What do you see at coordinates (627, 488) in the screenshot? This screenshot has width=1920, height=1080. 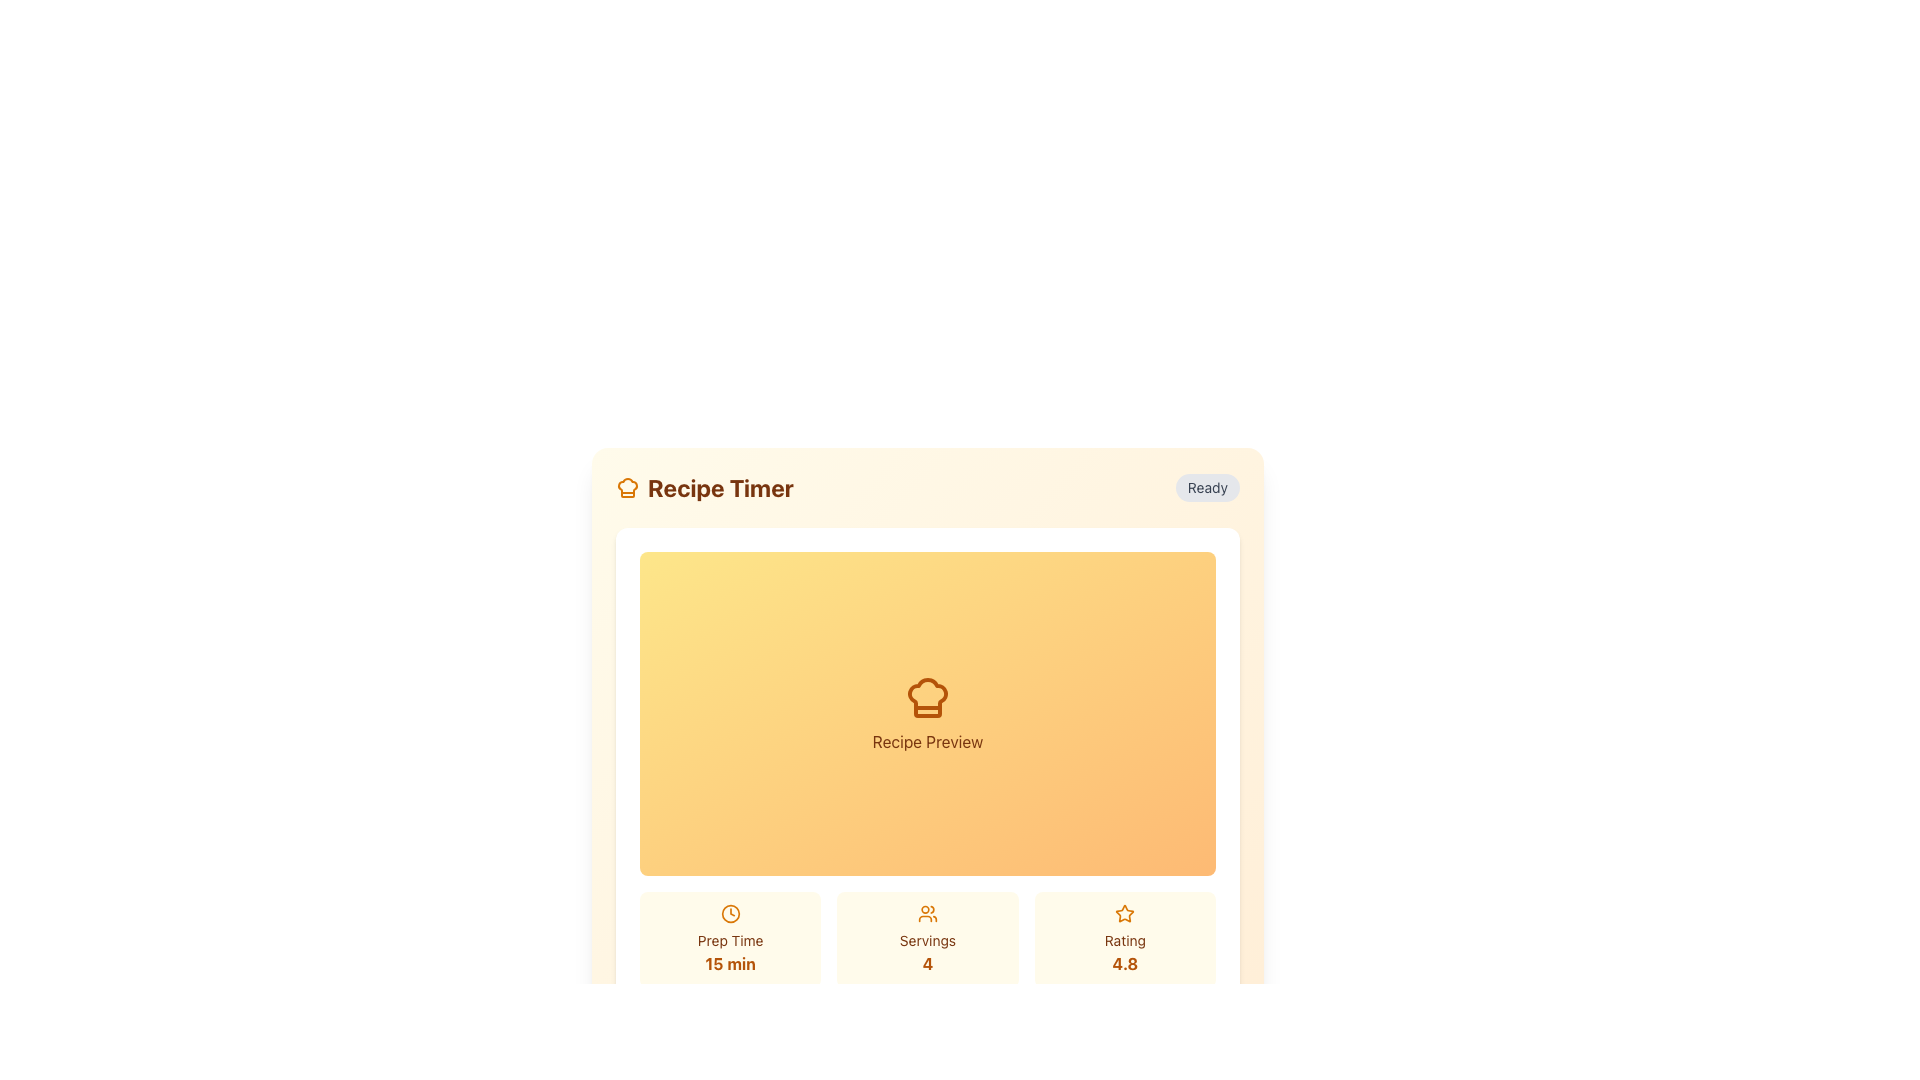 I see `the chef's hat icon located centrally within the recipe-related interface, directly below the 'Recipe Timer' title` at bounding box center [627, 488].